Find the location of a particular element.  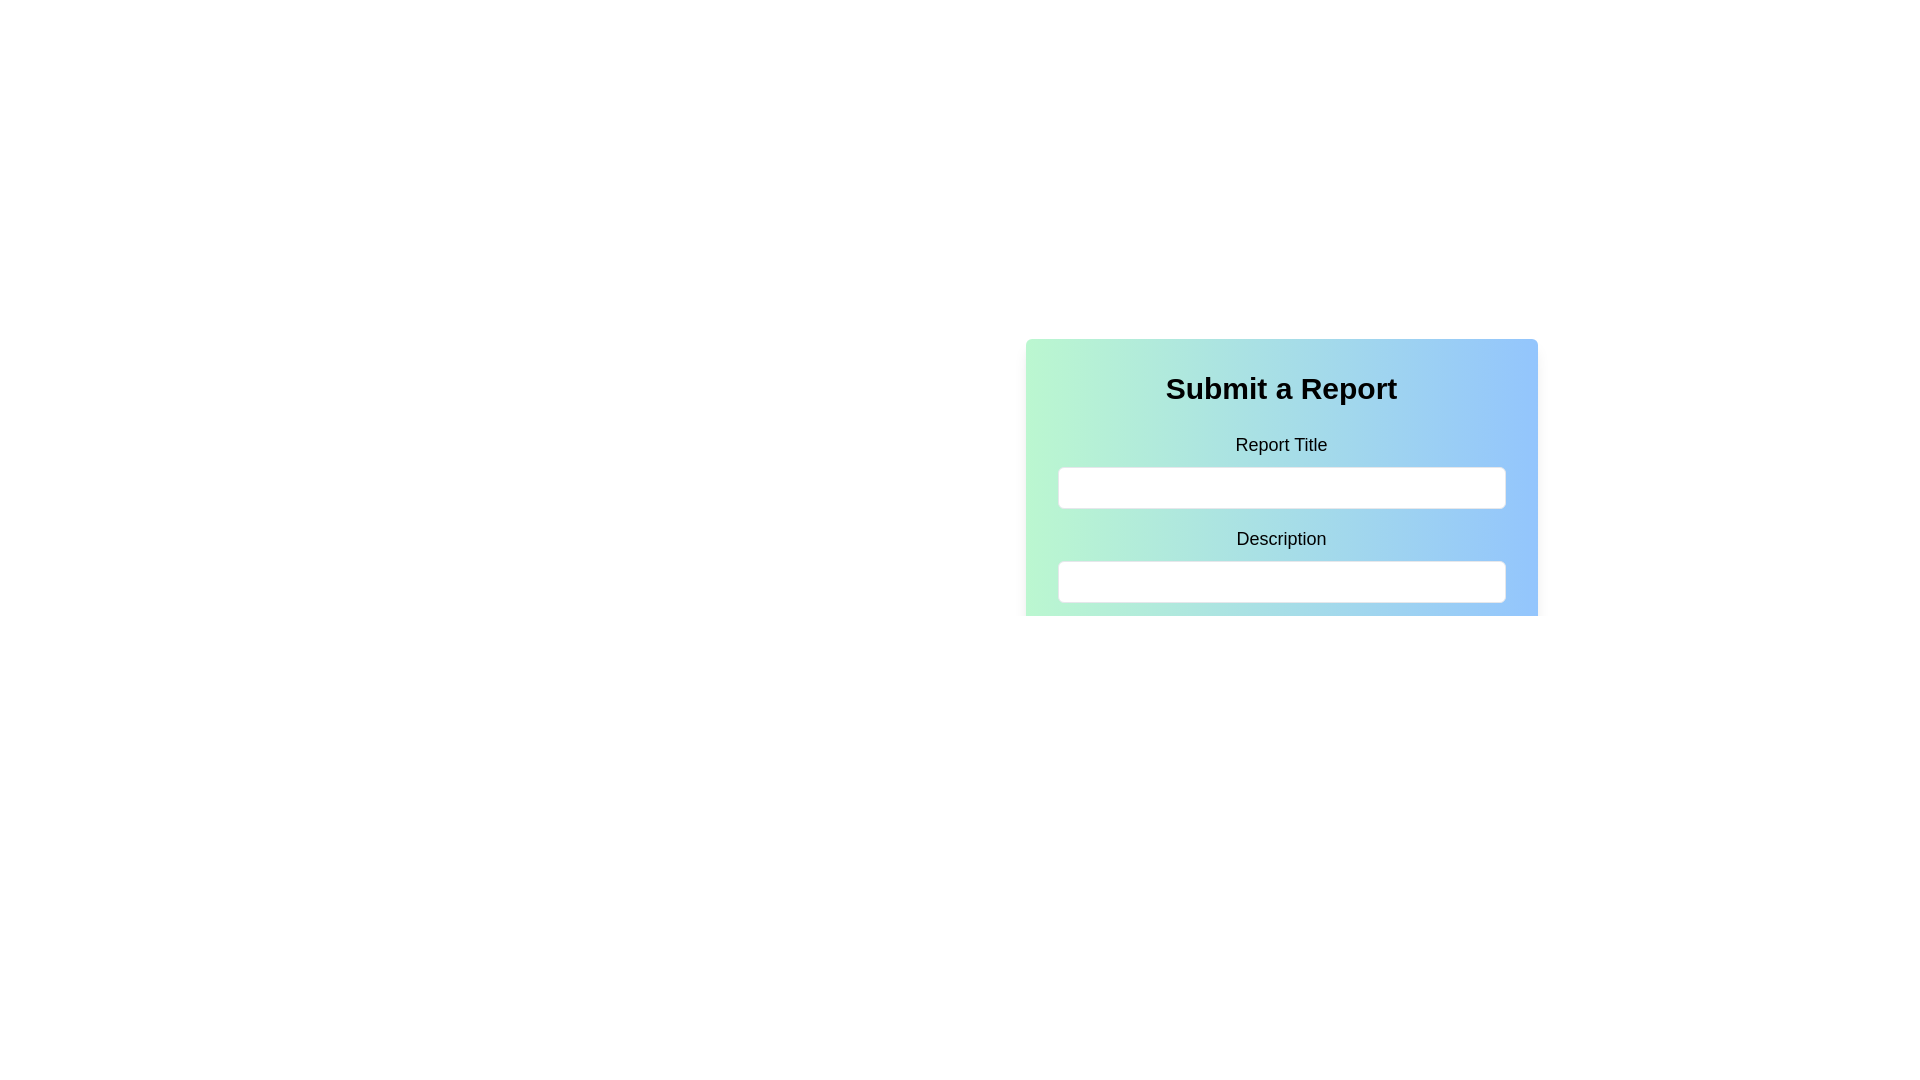

the text input field for entering the report title, which is located below the 'Submit a Report' title and the 'Report Title' label, to focus on it is located at coordinates (1281, 465).